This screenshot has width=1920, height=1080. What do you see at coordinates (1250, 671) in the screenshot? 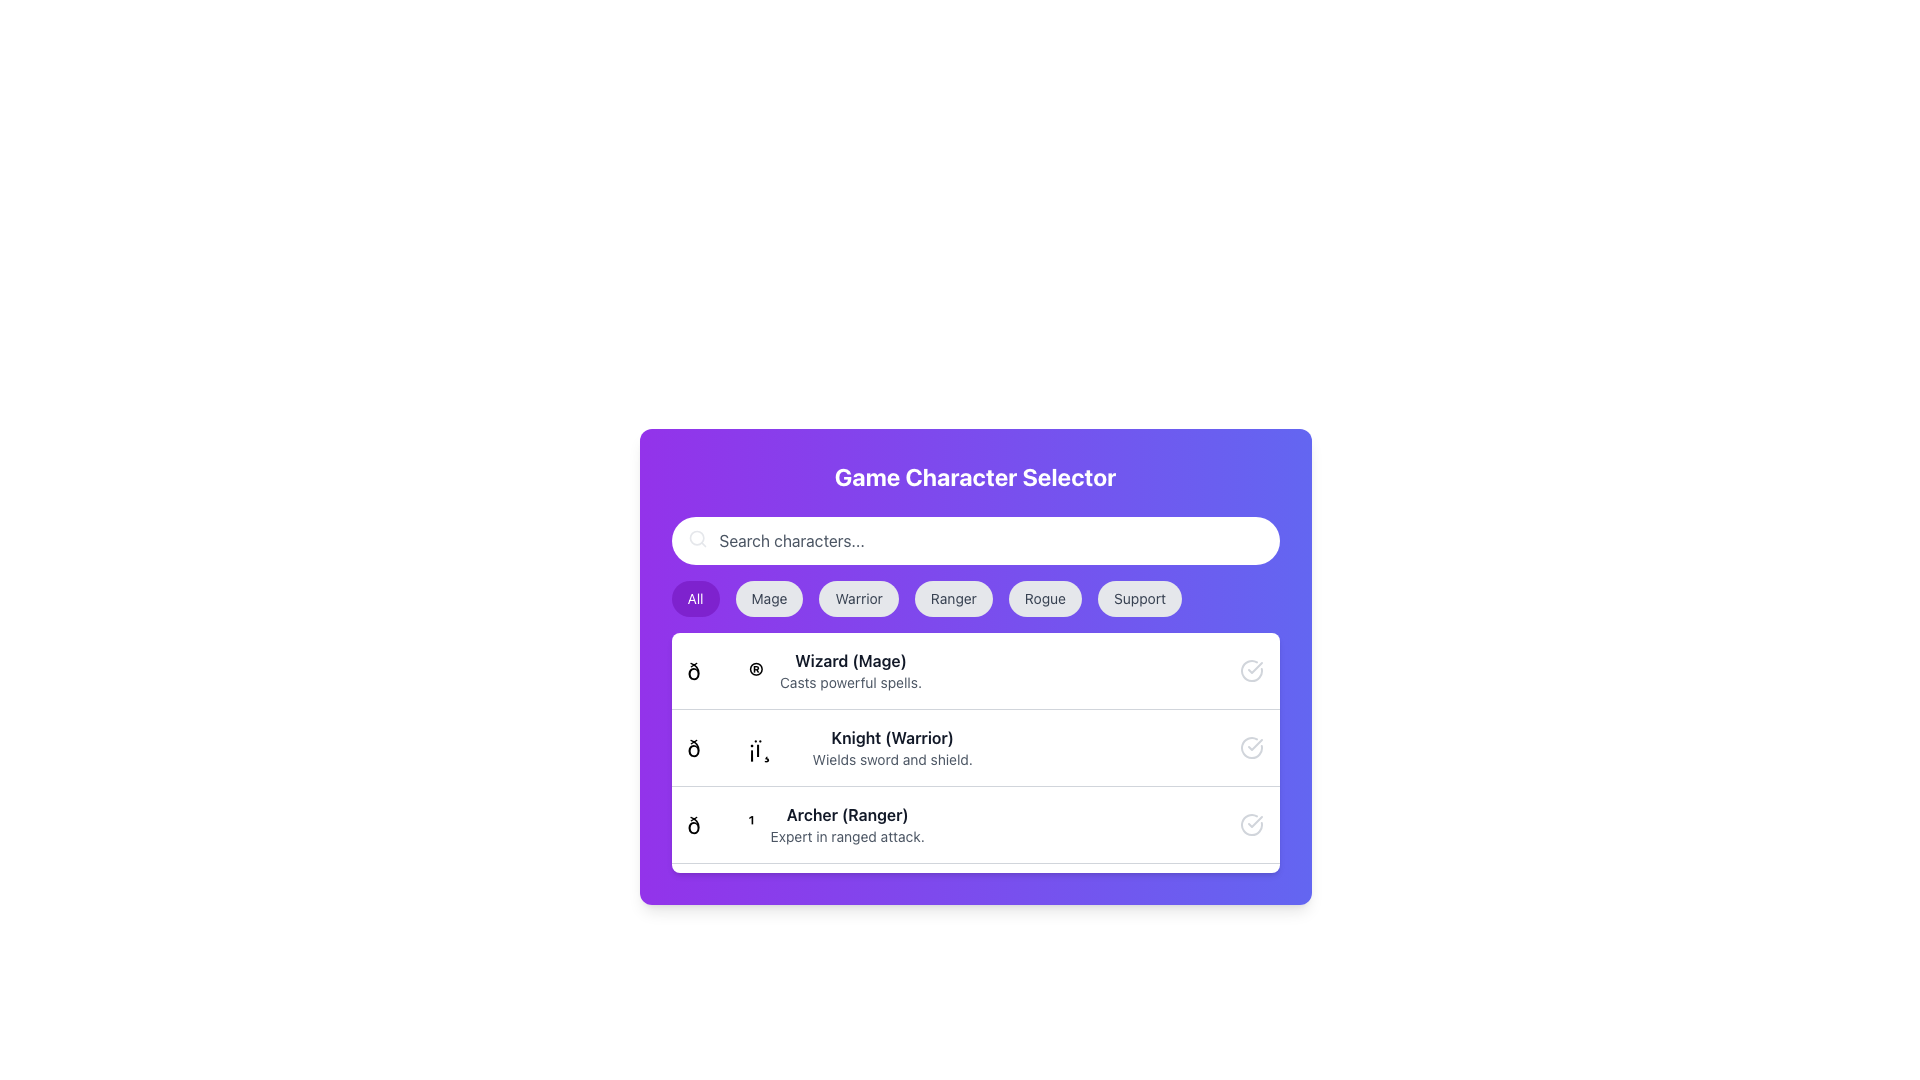
I see `the circular checkmark icon located at the far-right end of the 'Wizard (Mage)' row` at bounding box center [1250, 671].